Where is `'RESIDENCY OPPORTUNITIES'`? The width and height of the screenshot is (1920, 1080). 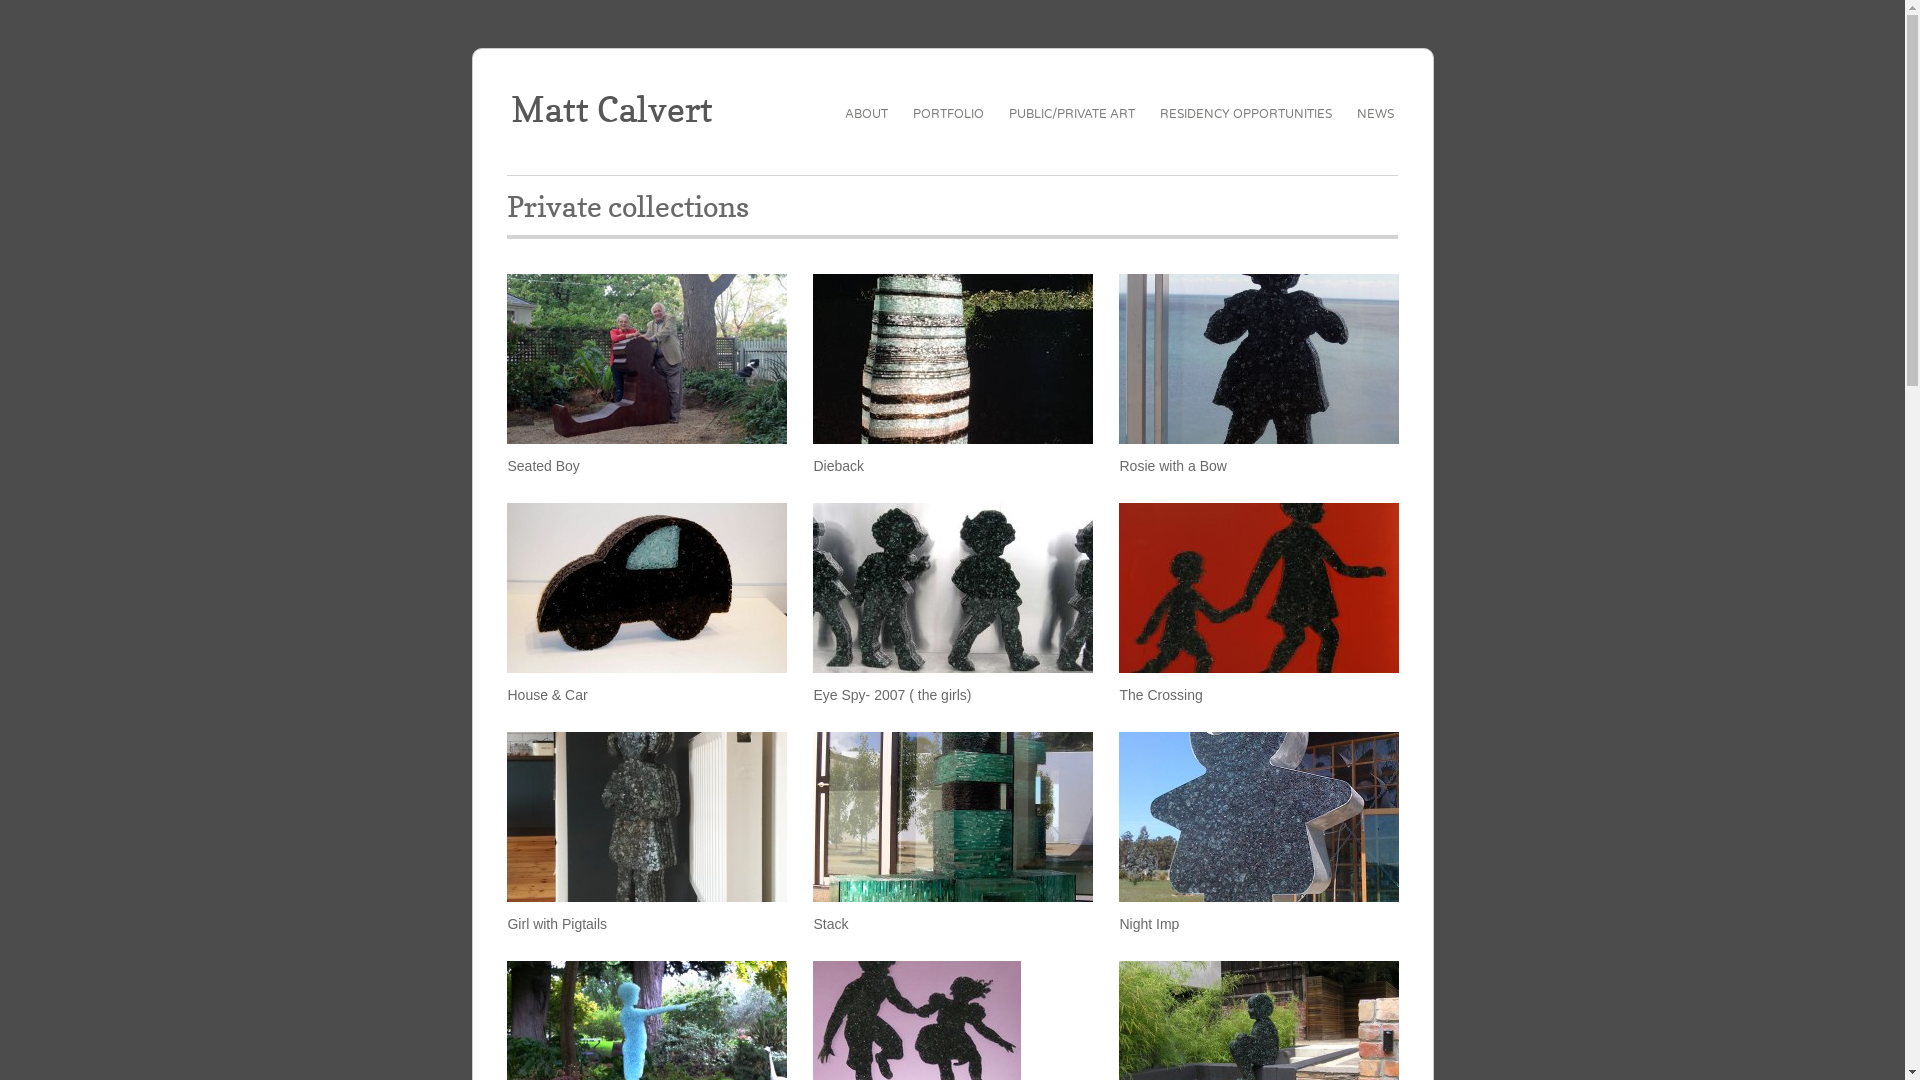 'RESIDENCY OPPORTUNITIES' is located at coordinates (1245, 114).